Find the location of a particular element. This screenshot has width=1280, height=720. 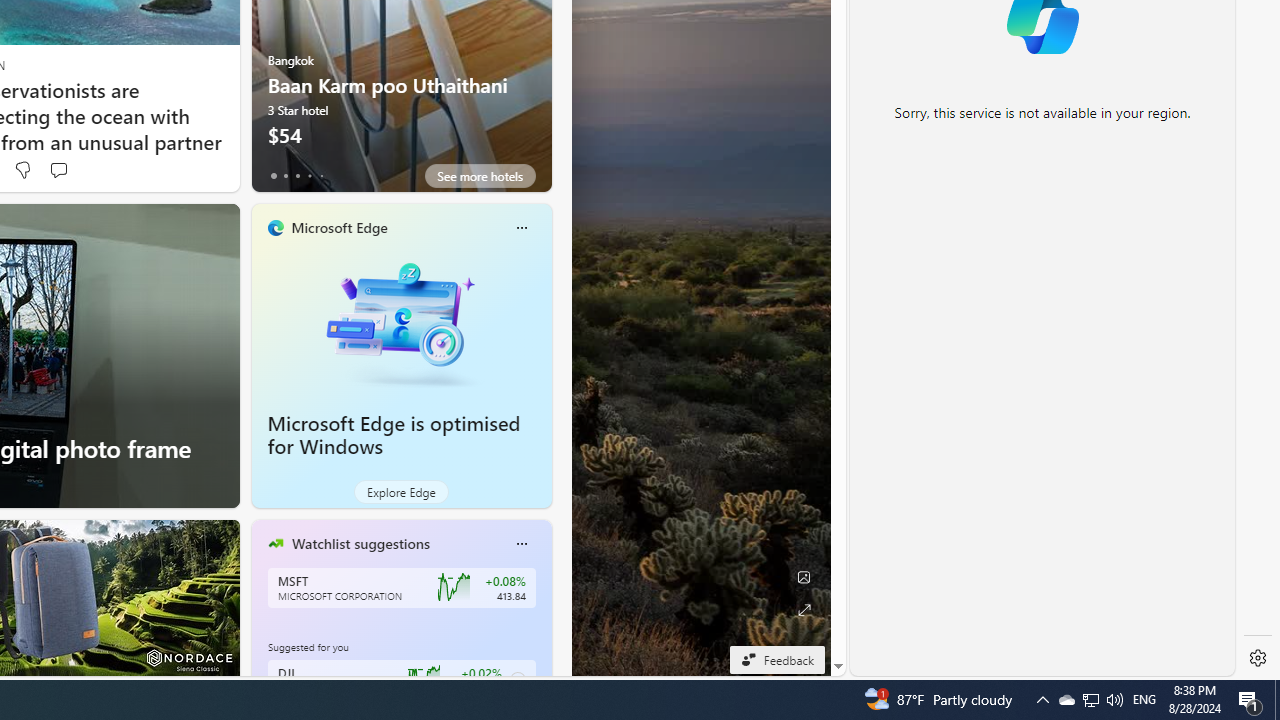

'Start the conversation' is located at coordinates (58, 168).